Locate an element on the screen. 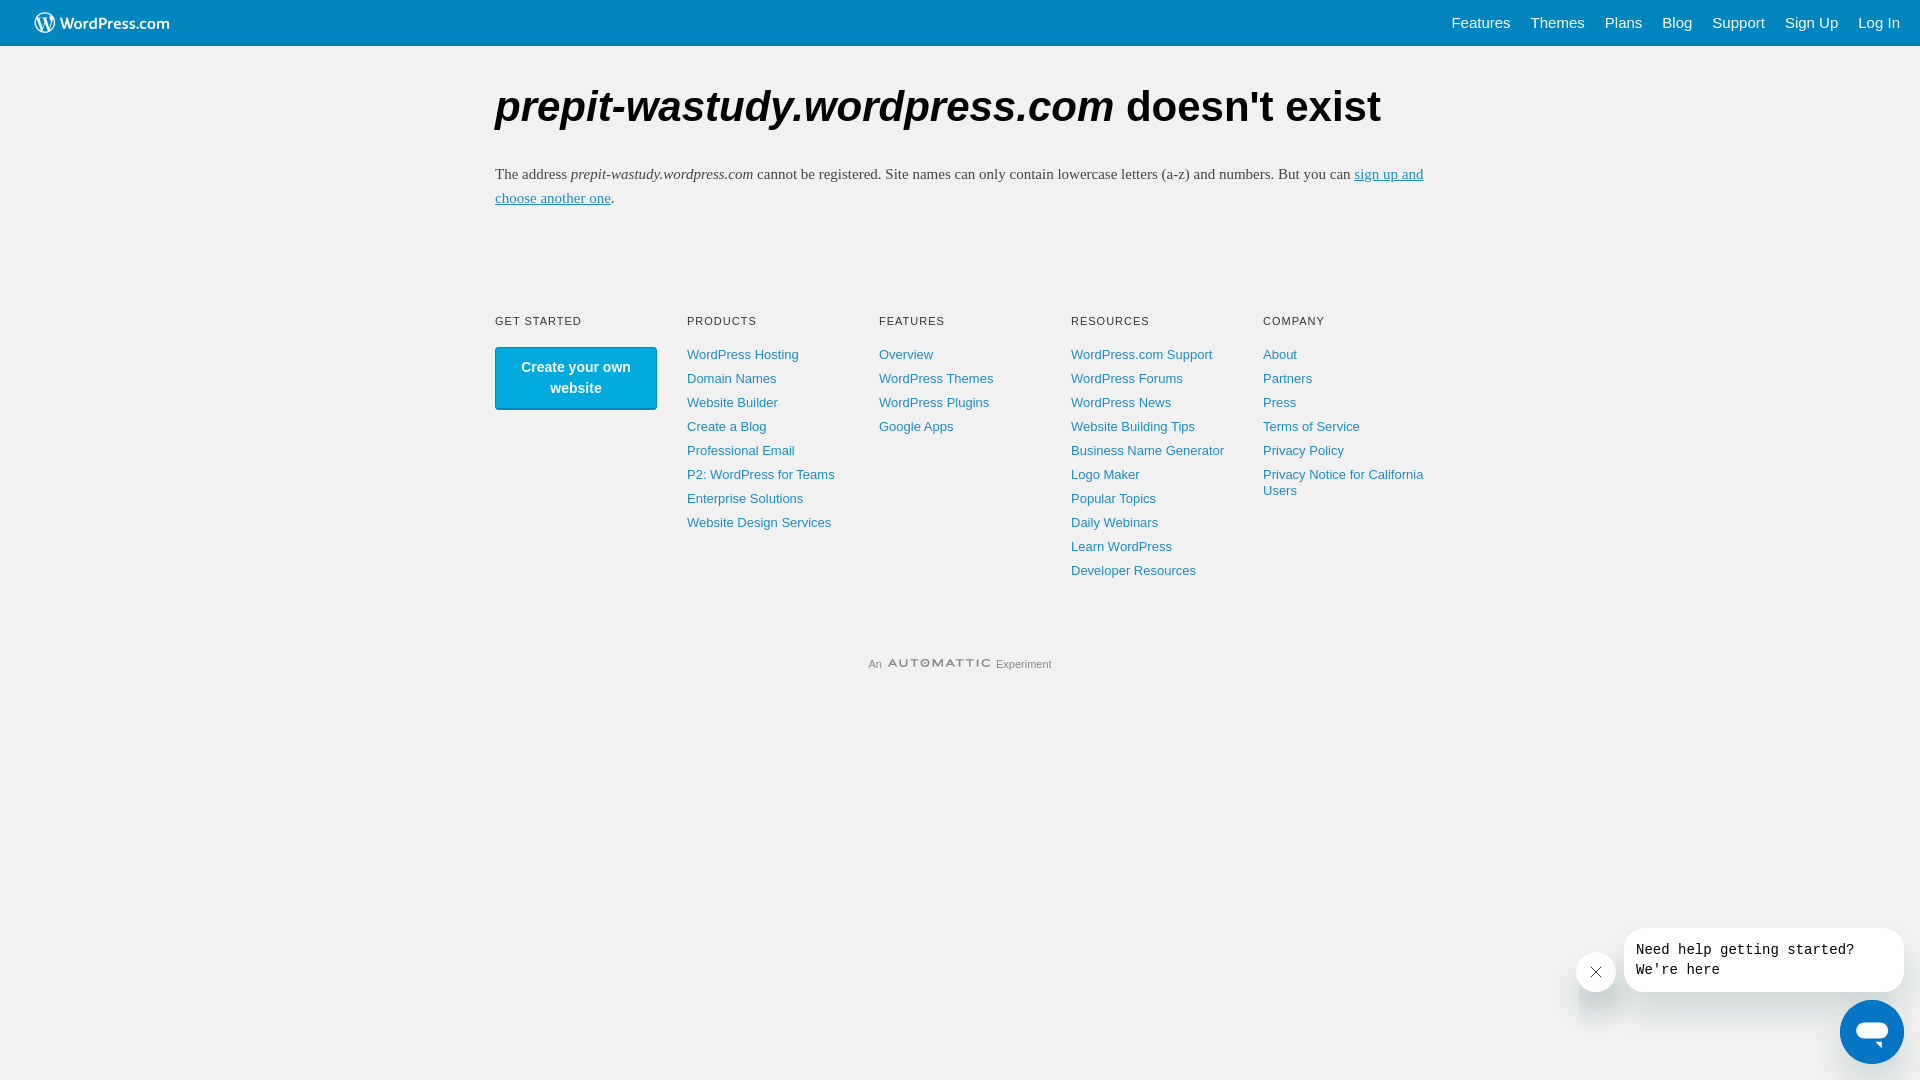 The width and height of the screenshot is (1920, 1080). 'Google Apps' is located at coordinates (915, 425).